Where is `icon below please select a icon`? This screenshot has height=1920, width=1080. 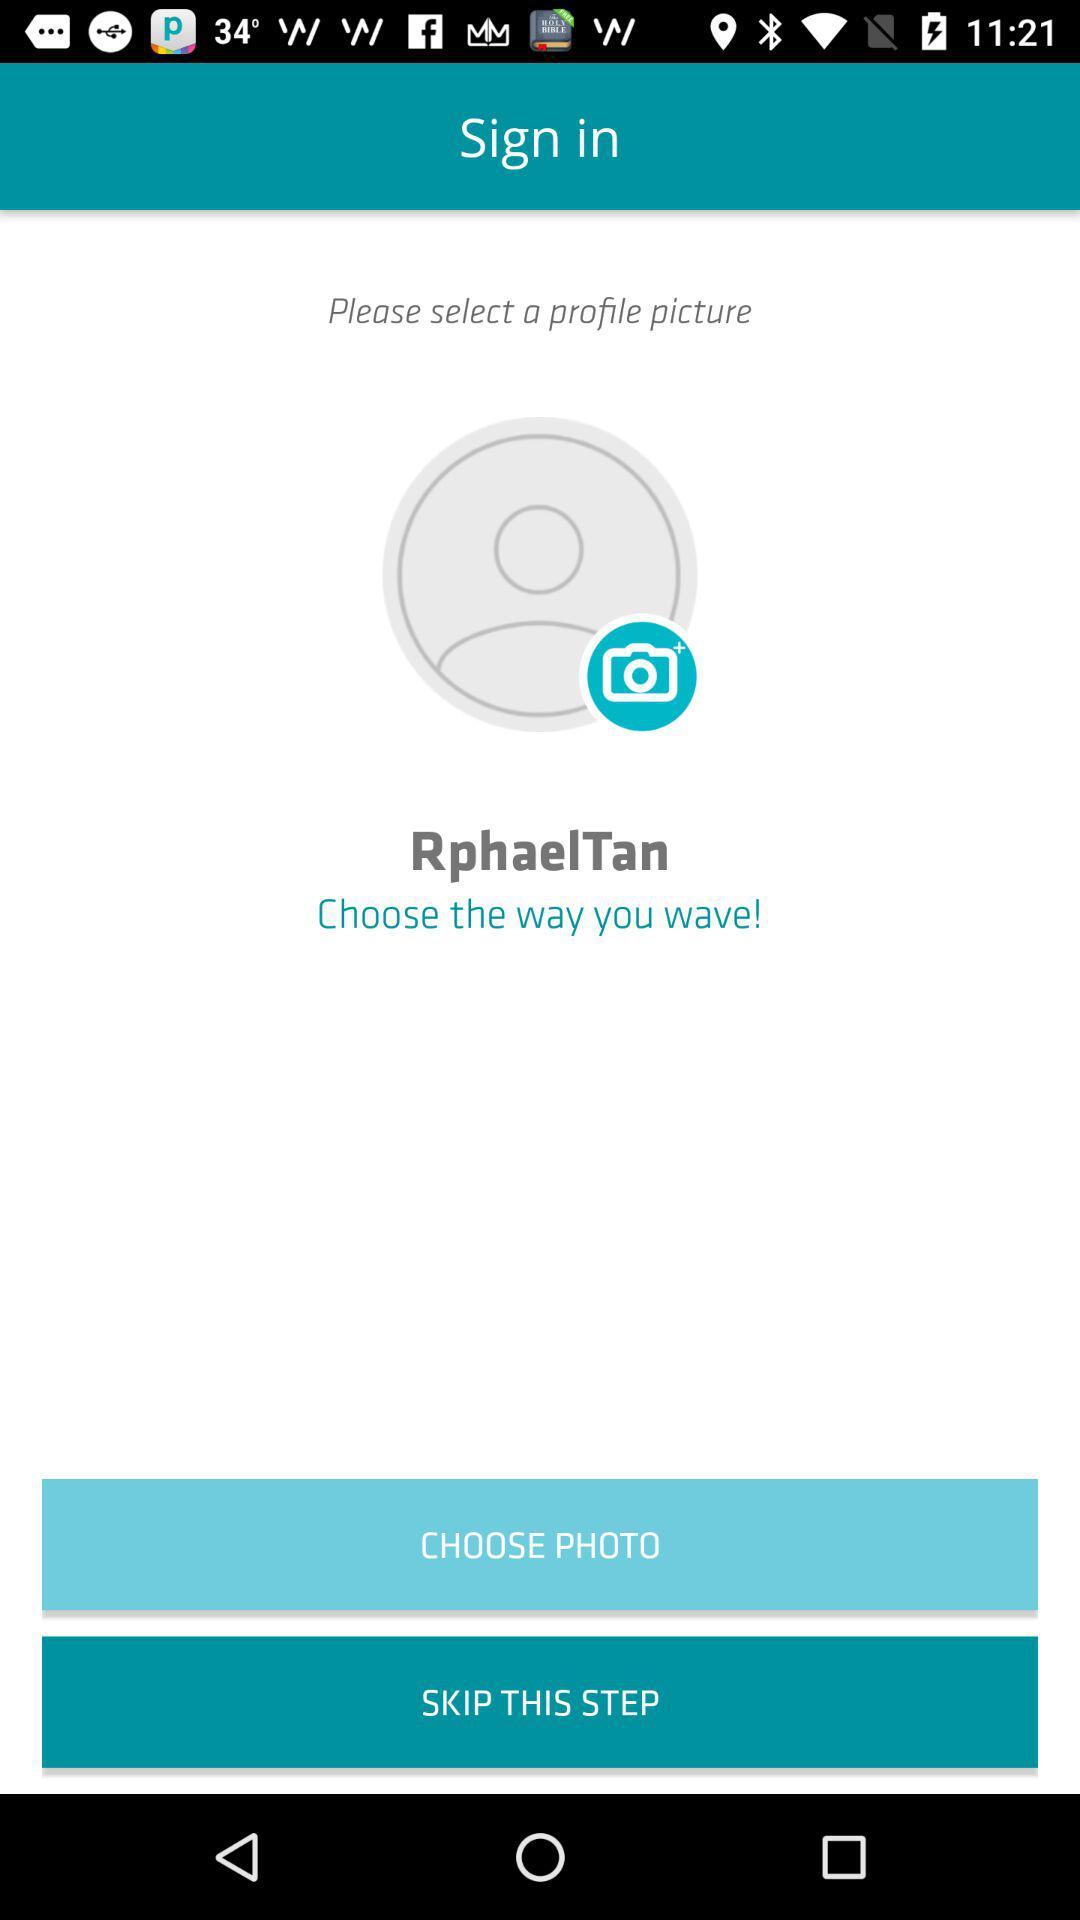 icon below please select a icon is located at coordinates (638, 672).